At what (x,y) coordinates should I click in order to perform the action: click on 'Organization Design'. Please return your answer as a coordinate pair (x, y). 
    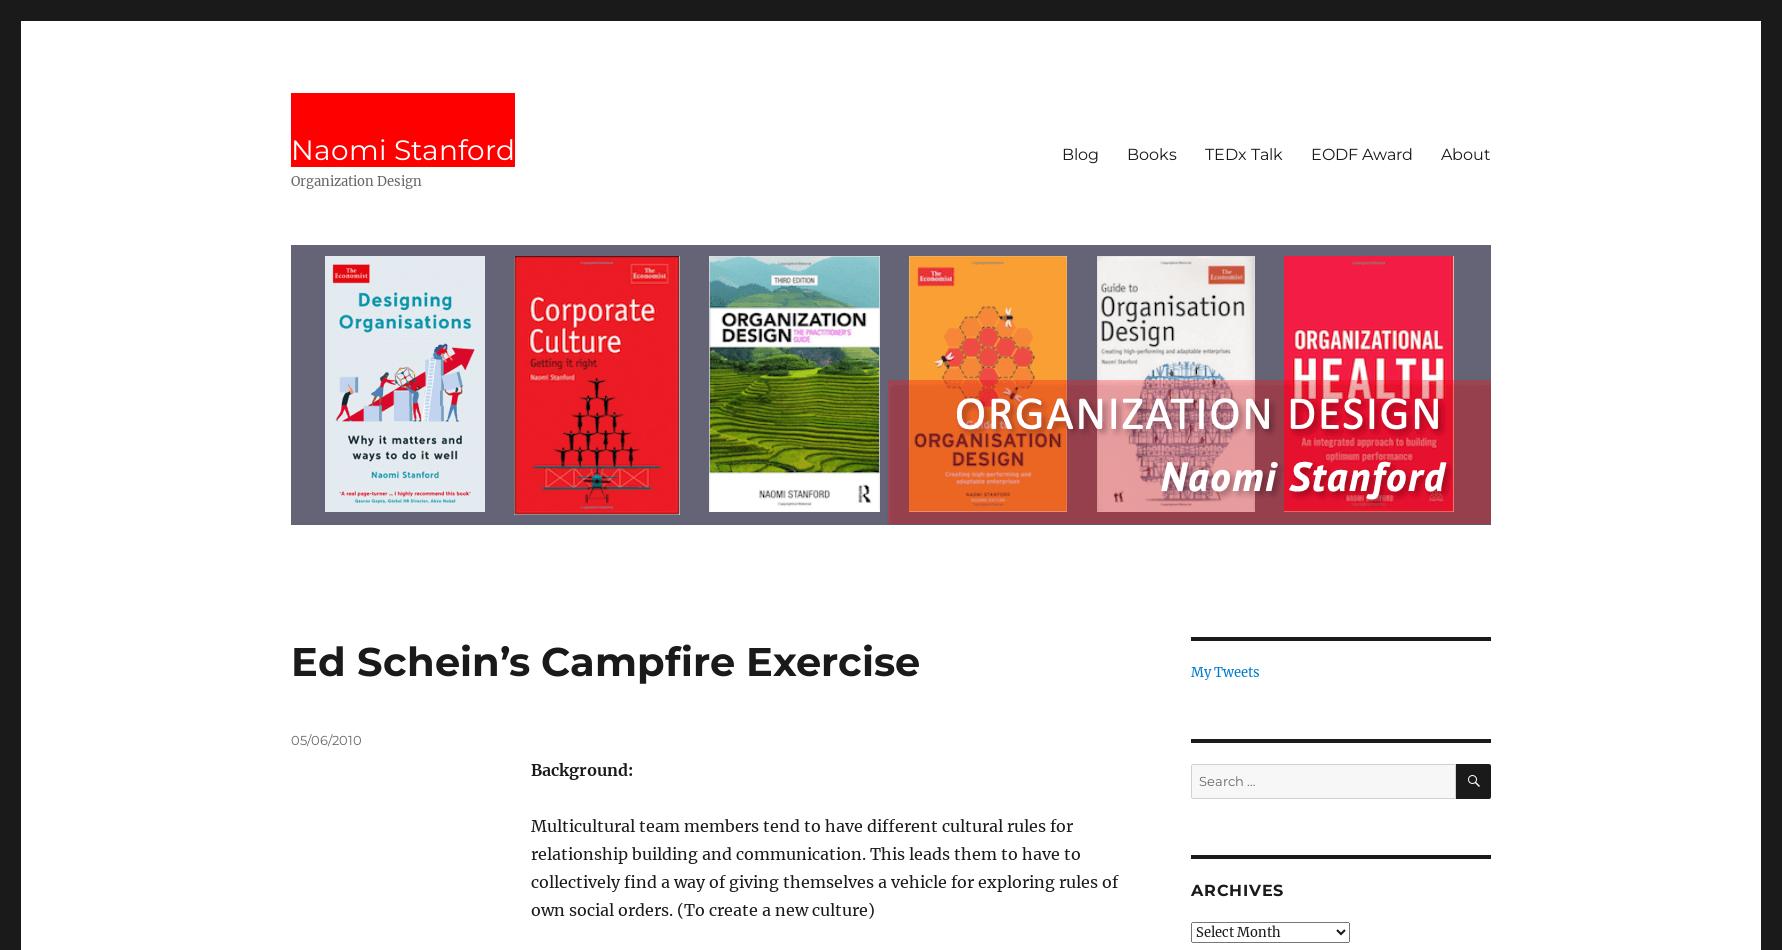
    Looking at the image, I should click on (355, 181).